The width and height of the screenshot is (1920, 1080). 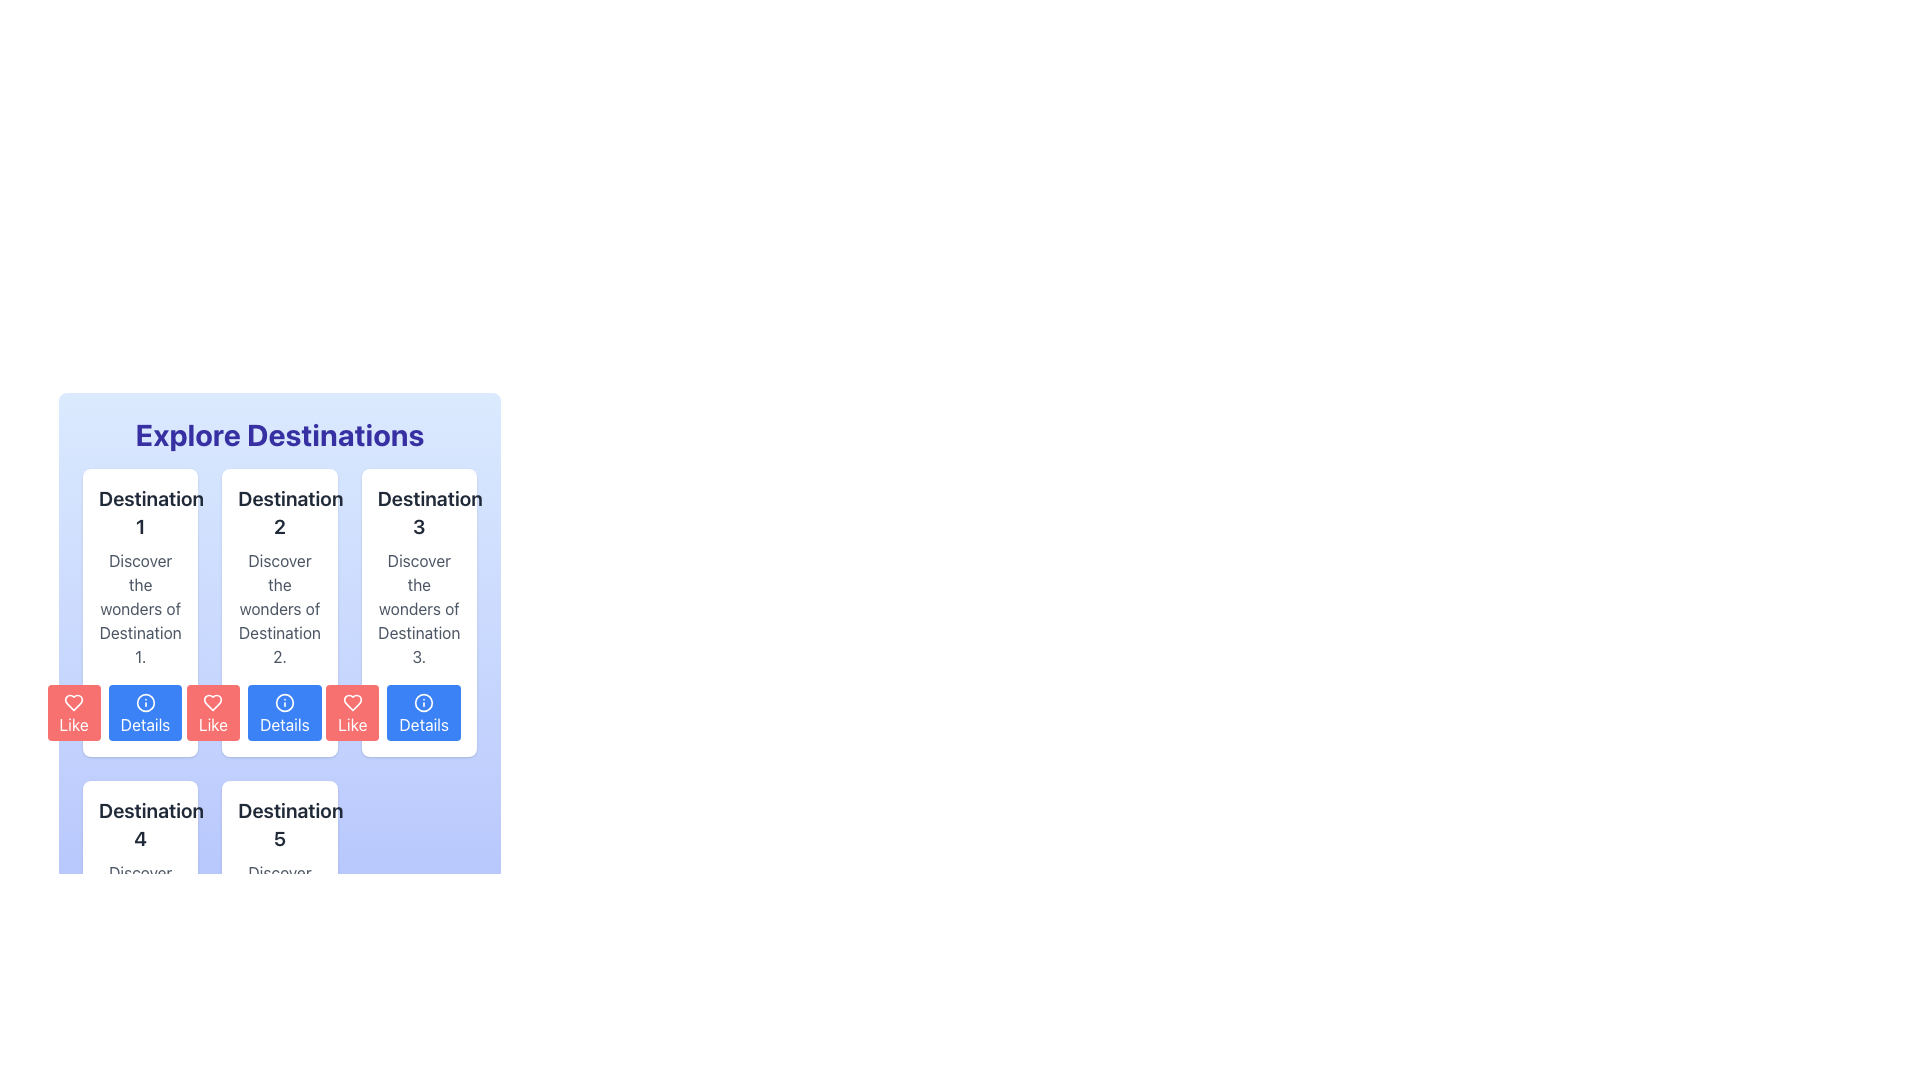 I want to click on the 'Details' button for 'Destination 2', which is the second button in the row of buttons below its description box, so click(x=283, y=712).